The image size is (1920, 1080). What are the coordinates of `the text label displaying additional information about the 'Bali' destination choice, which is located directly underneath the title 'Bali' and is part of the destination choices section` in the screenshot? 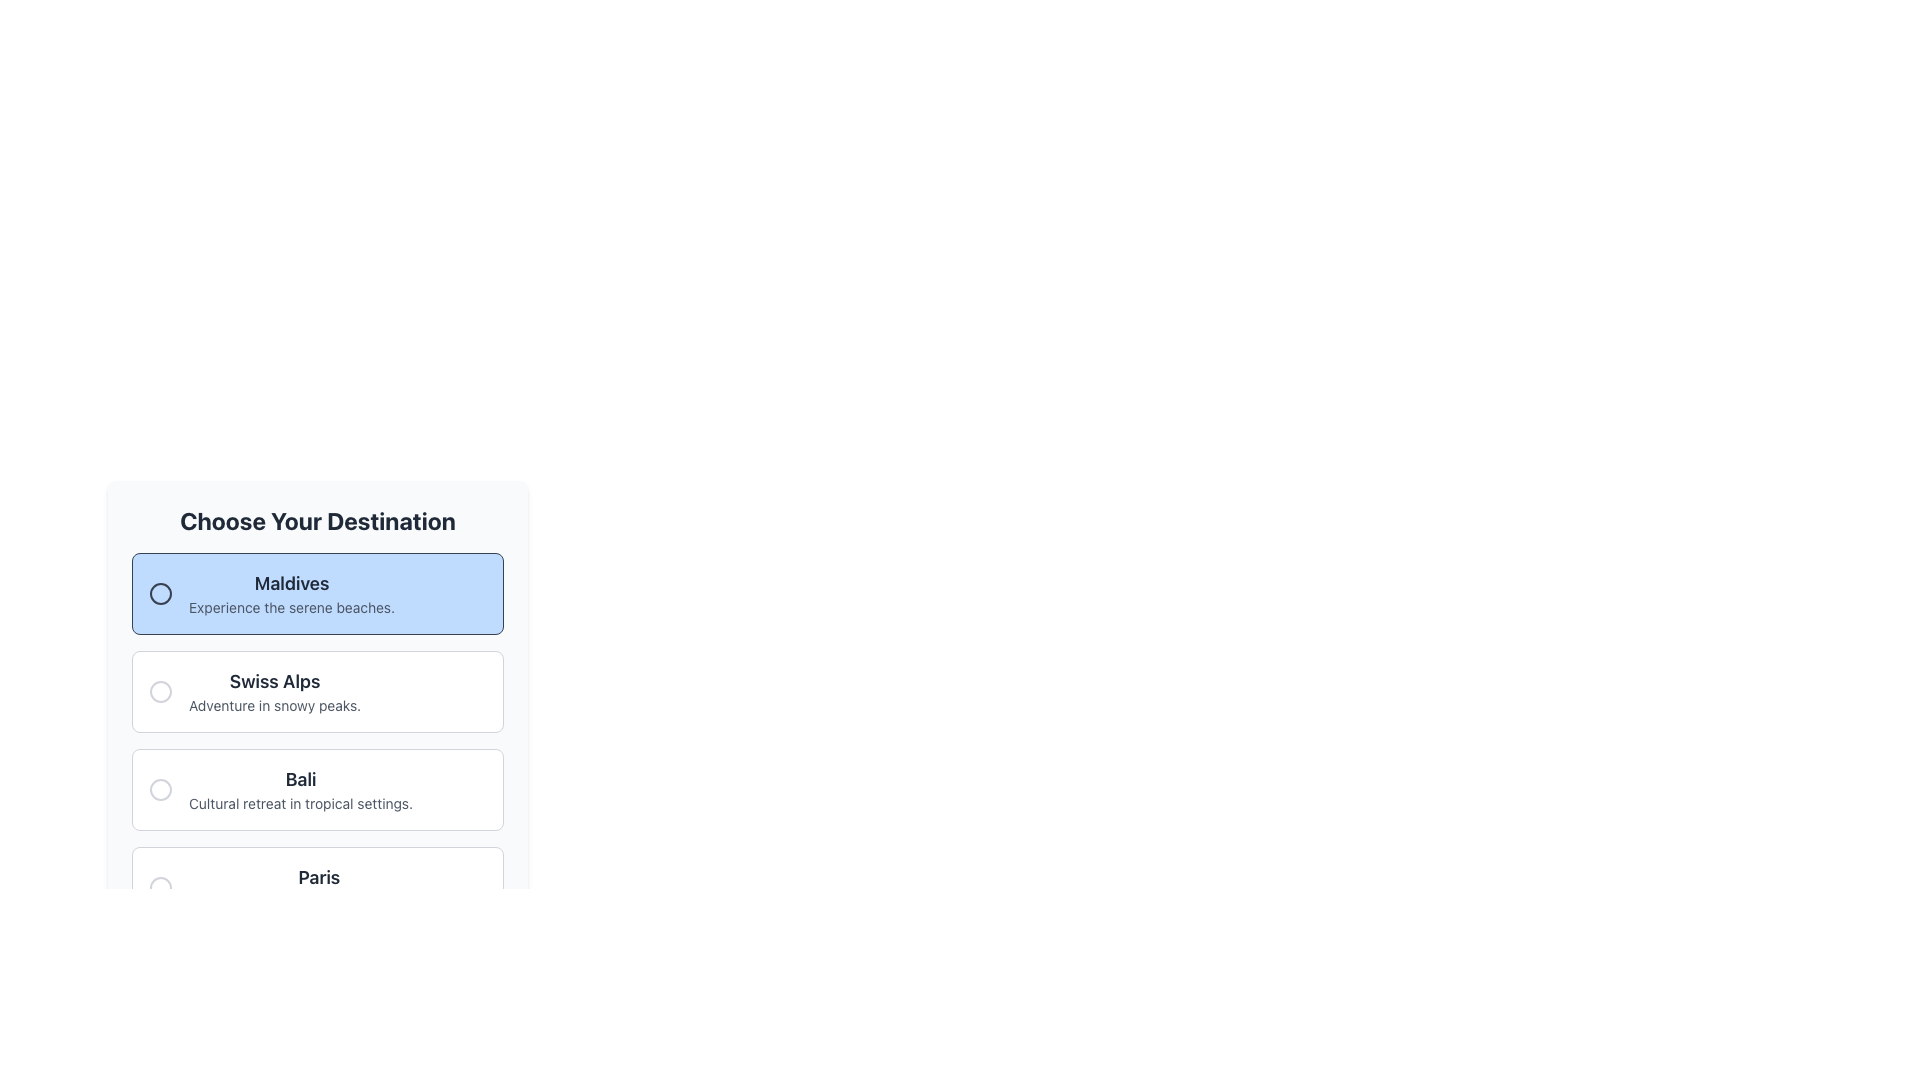 It's located at (300, 802).